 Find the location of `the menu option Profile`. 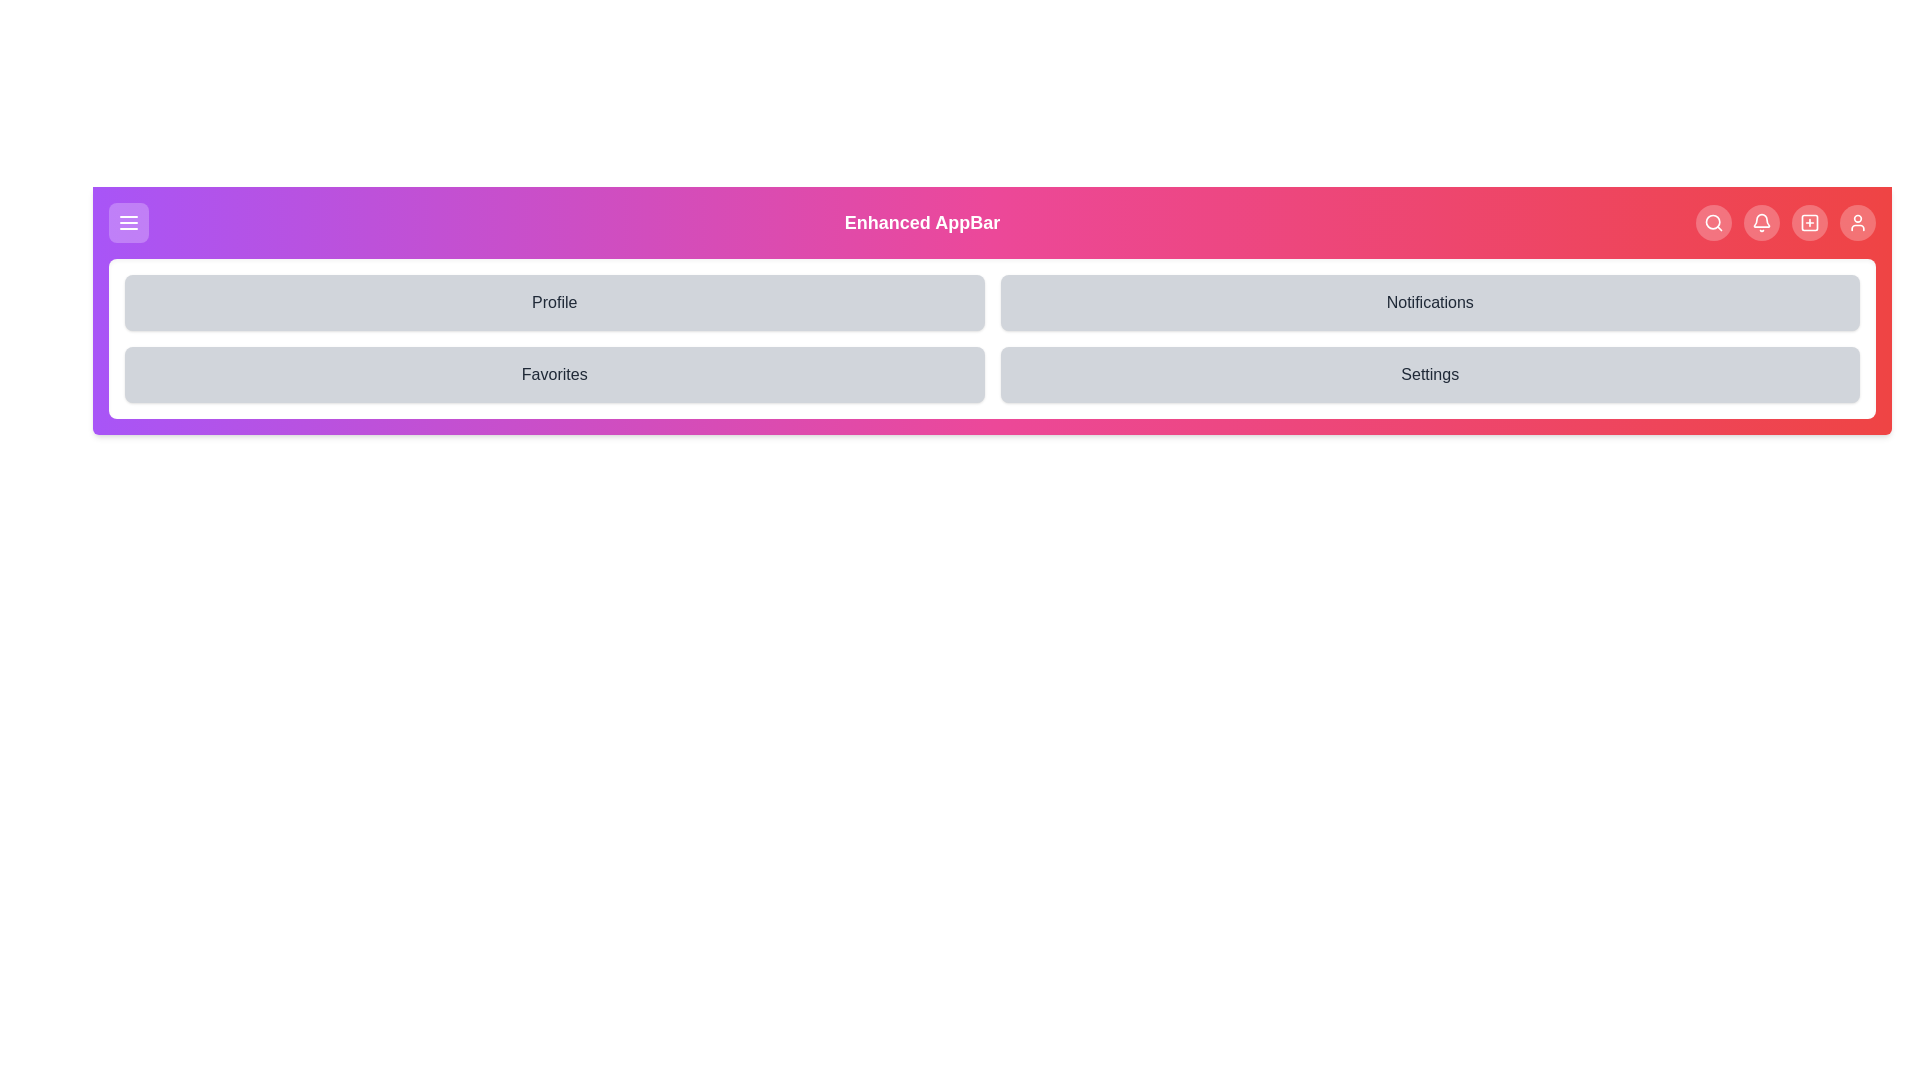

the menu option Profile is located at coordinates (554, 303).